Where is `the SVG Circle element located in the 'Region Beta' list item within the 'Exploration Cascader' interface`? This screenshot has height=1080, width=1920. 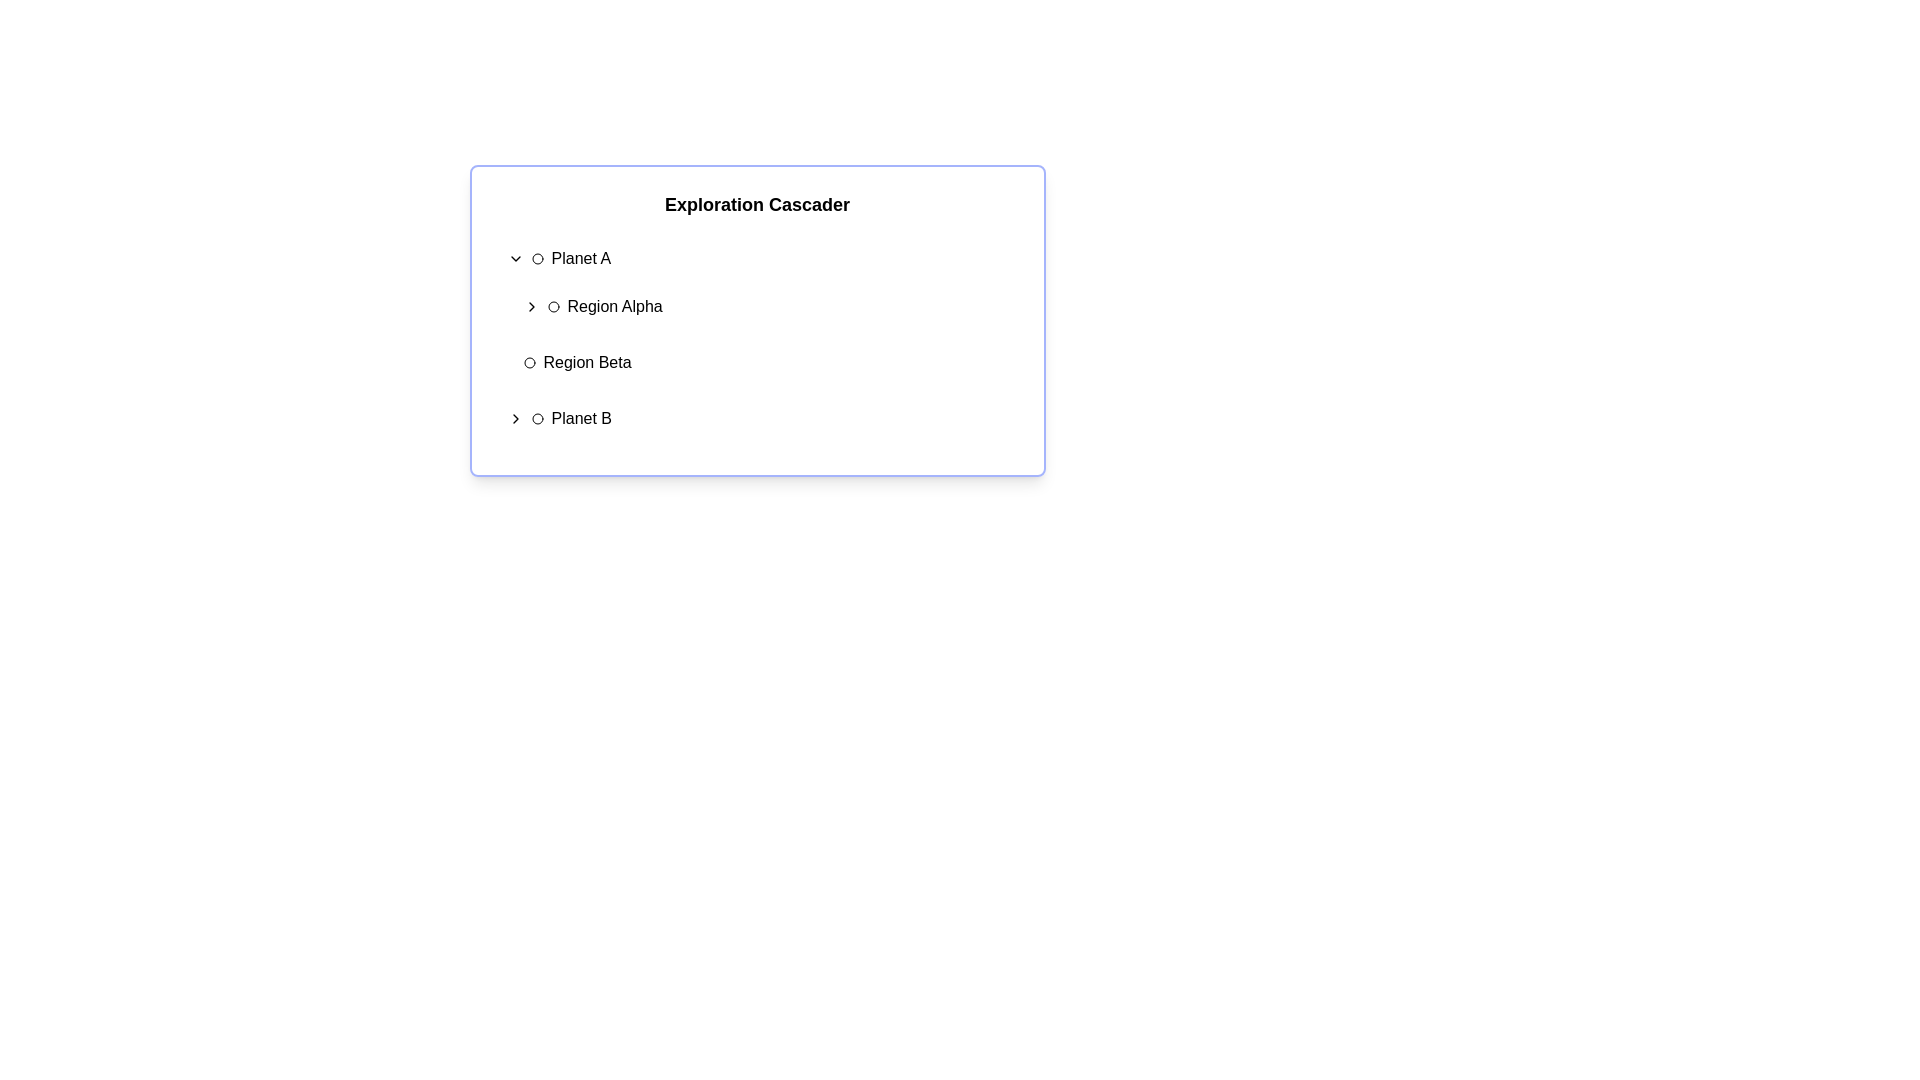
the SVG Circle element located in the 'Region Beta' list item within the 'Exploration Cascader' interface is located at coordinates (529, 362).